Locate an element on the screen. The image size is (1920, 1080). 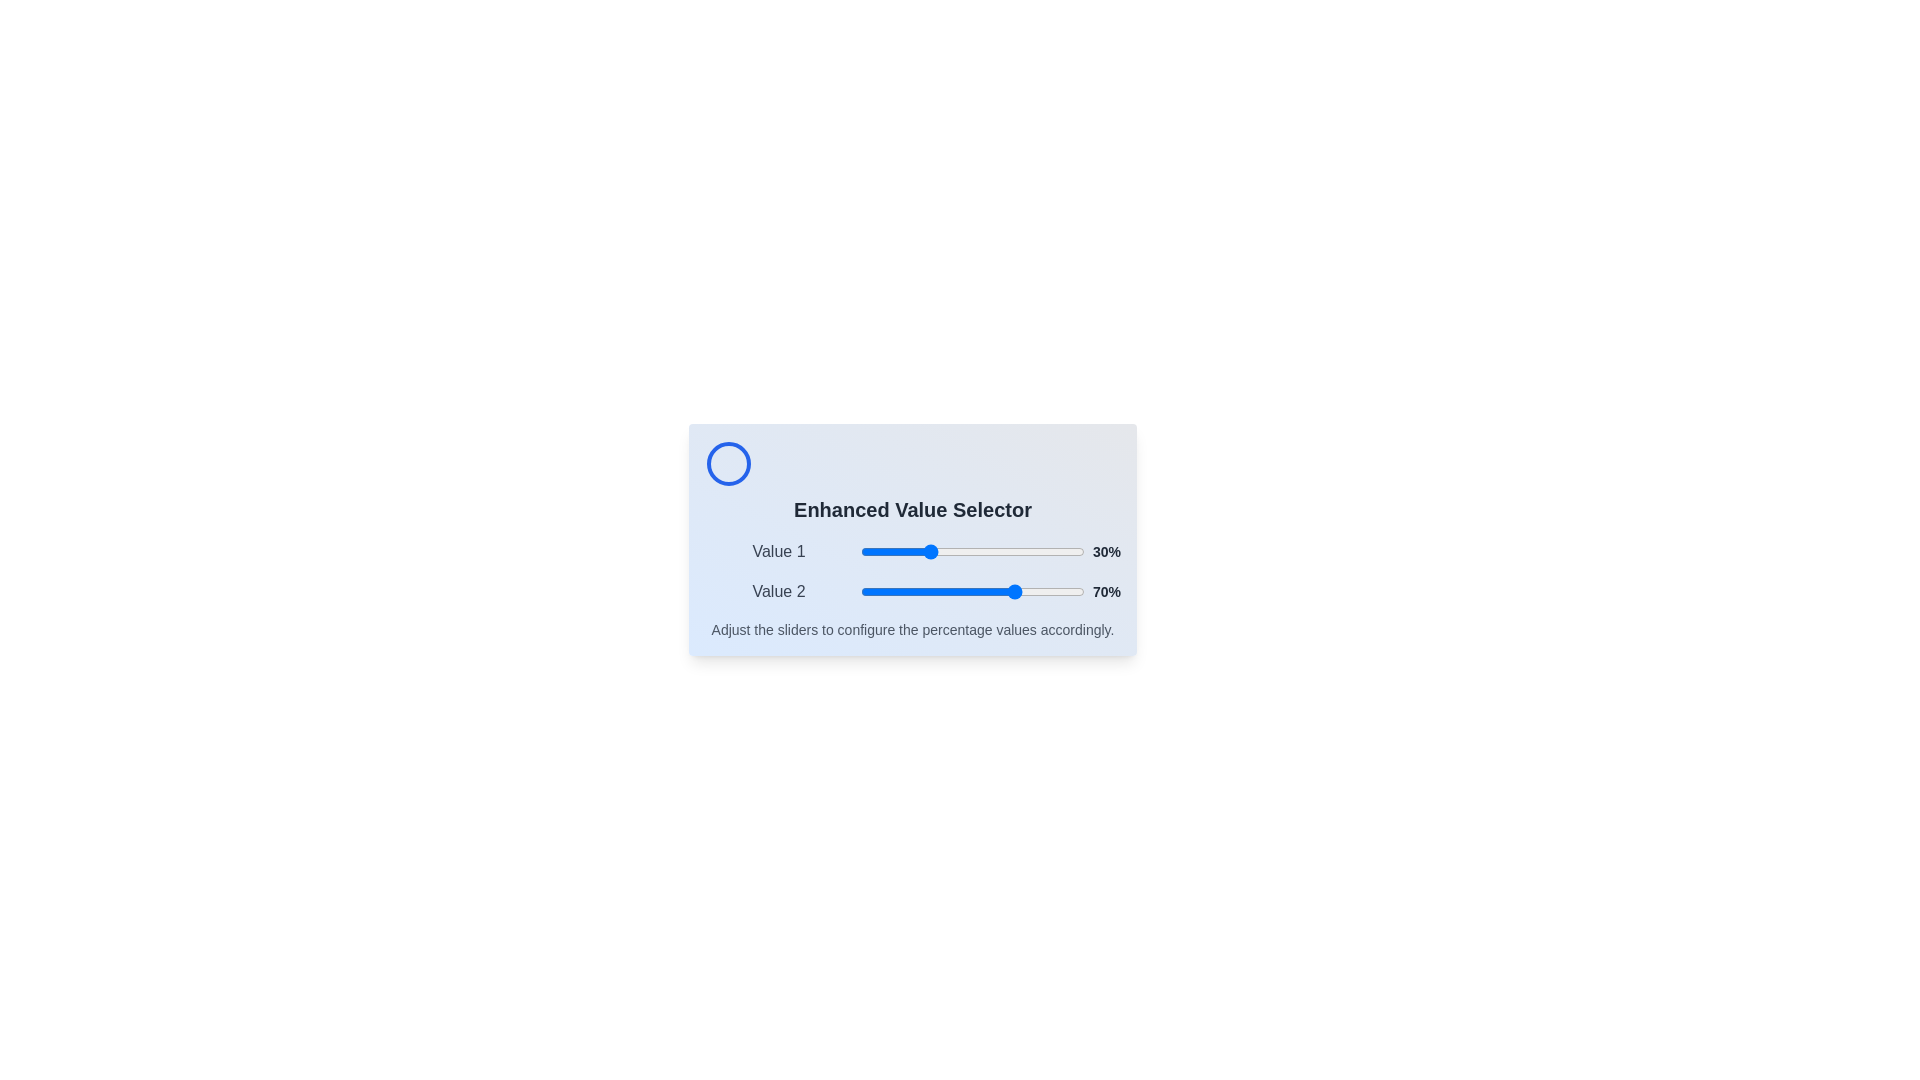
the slider for Value 1 to 15% is located at coordinates (893, 551).